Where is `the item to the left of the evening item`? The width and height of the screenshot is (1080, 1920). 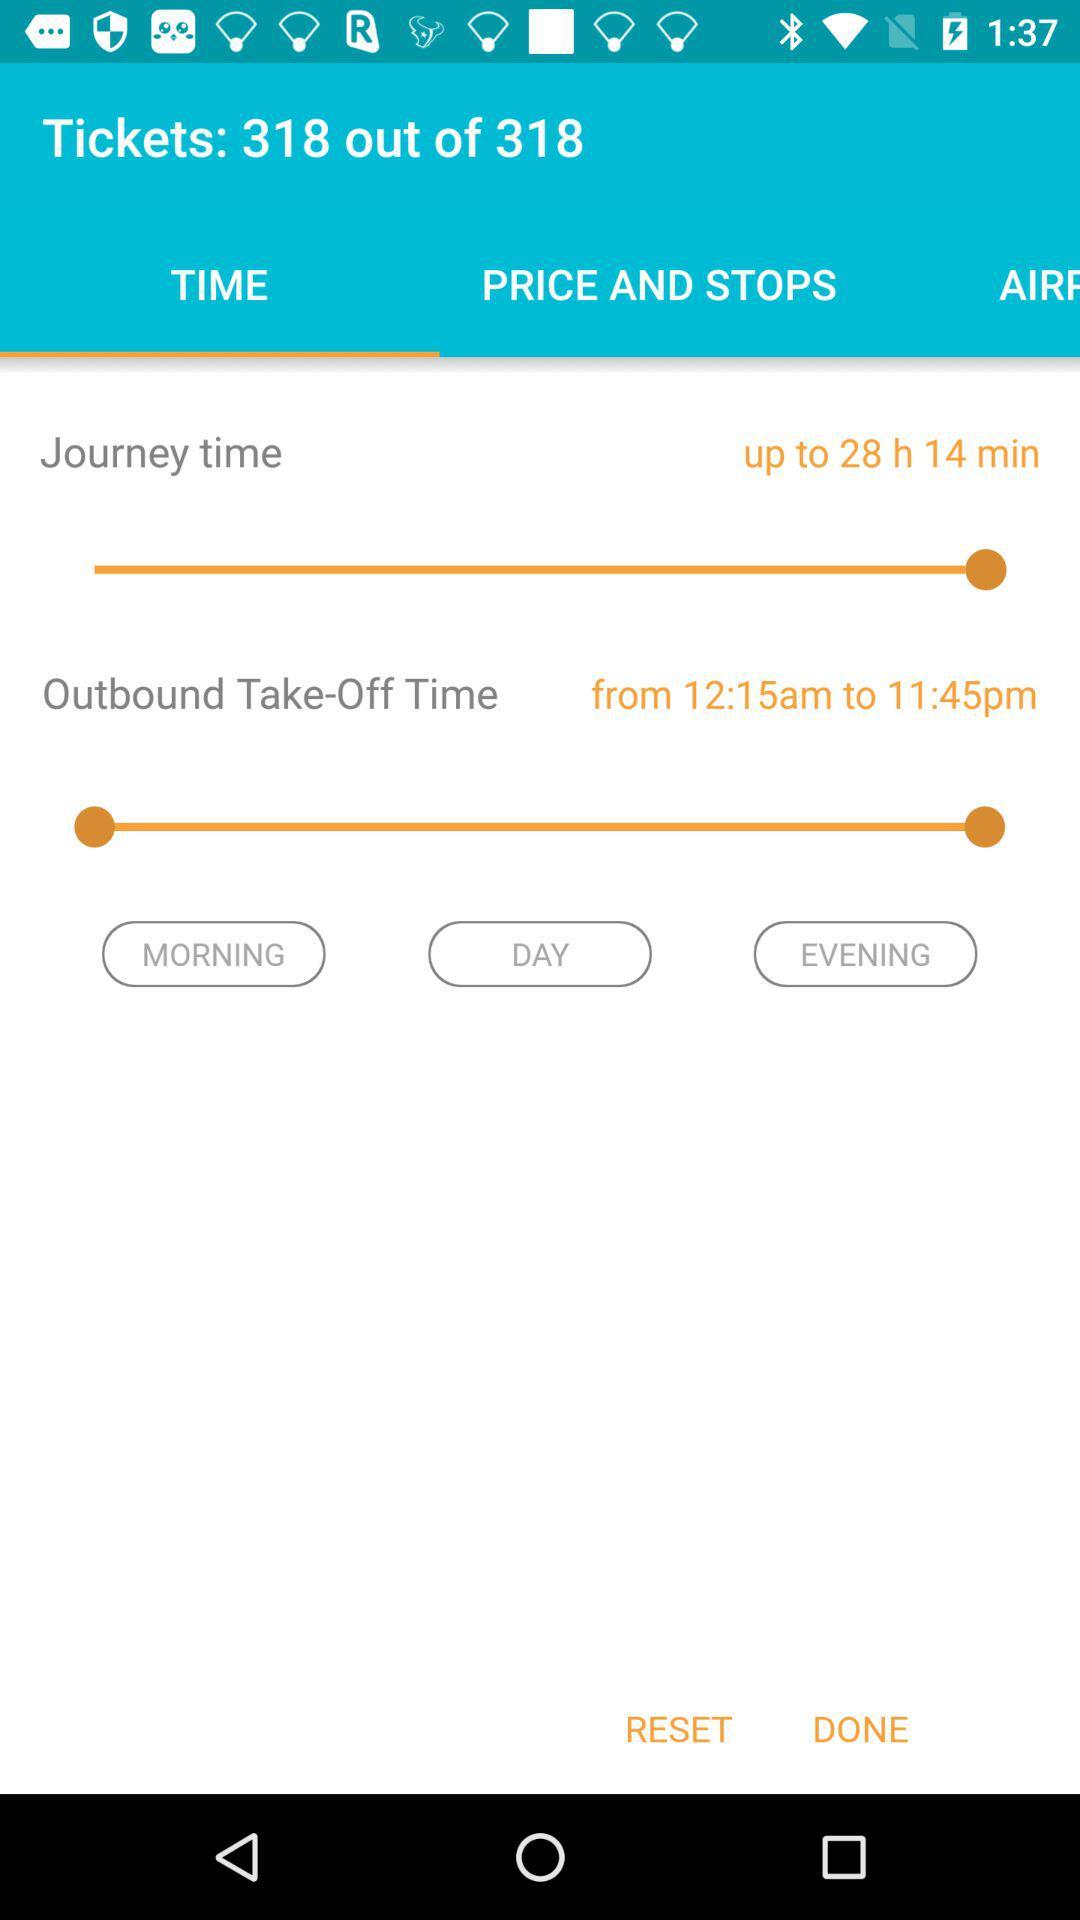
the item to the left of the evening item is located at coordinates (540, 953).